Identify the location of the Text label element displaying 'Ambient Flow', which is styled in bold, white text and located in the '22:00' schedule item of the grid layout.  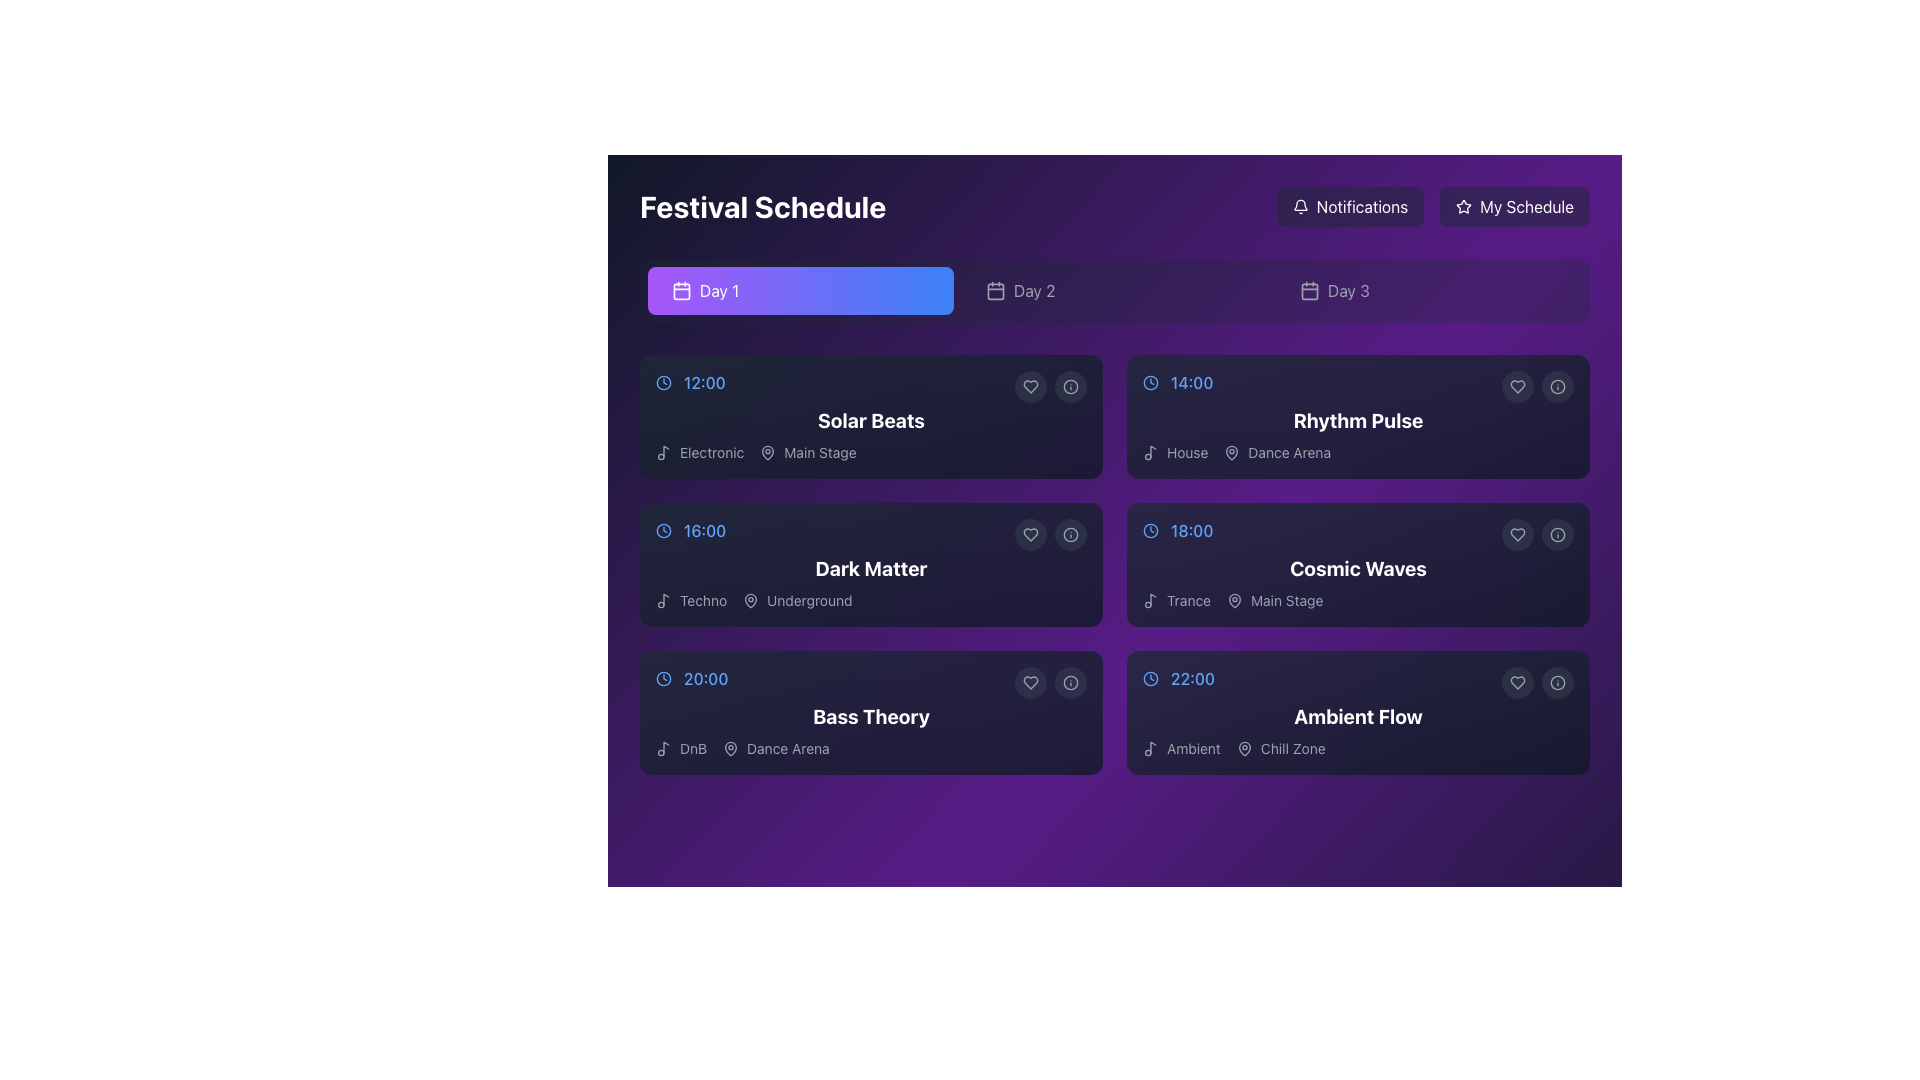
(1358, 716).